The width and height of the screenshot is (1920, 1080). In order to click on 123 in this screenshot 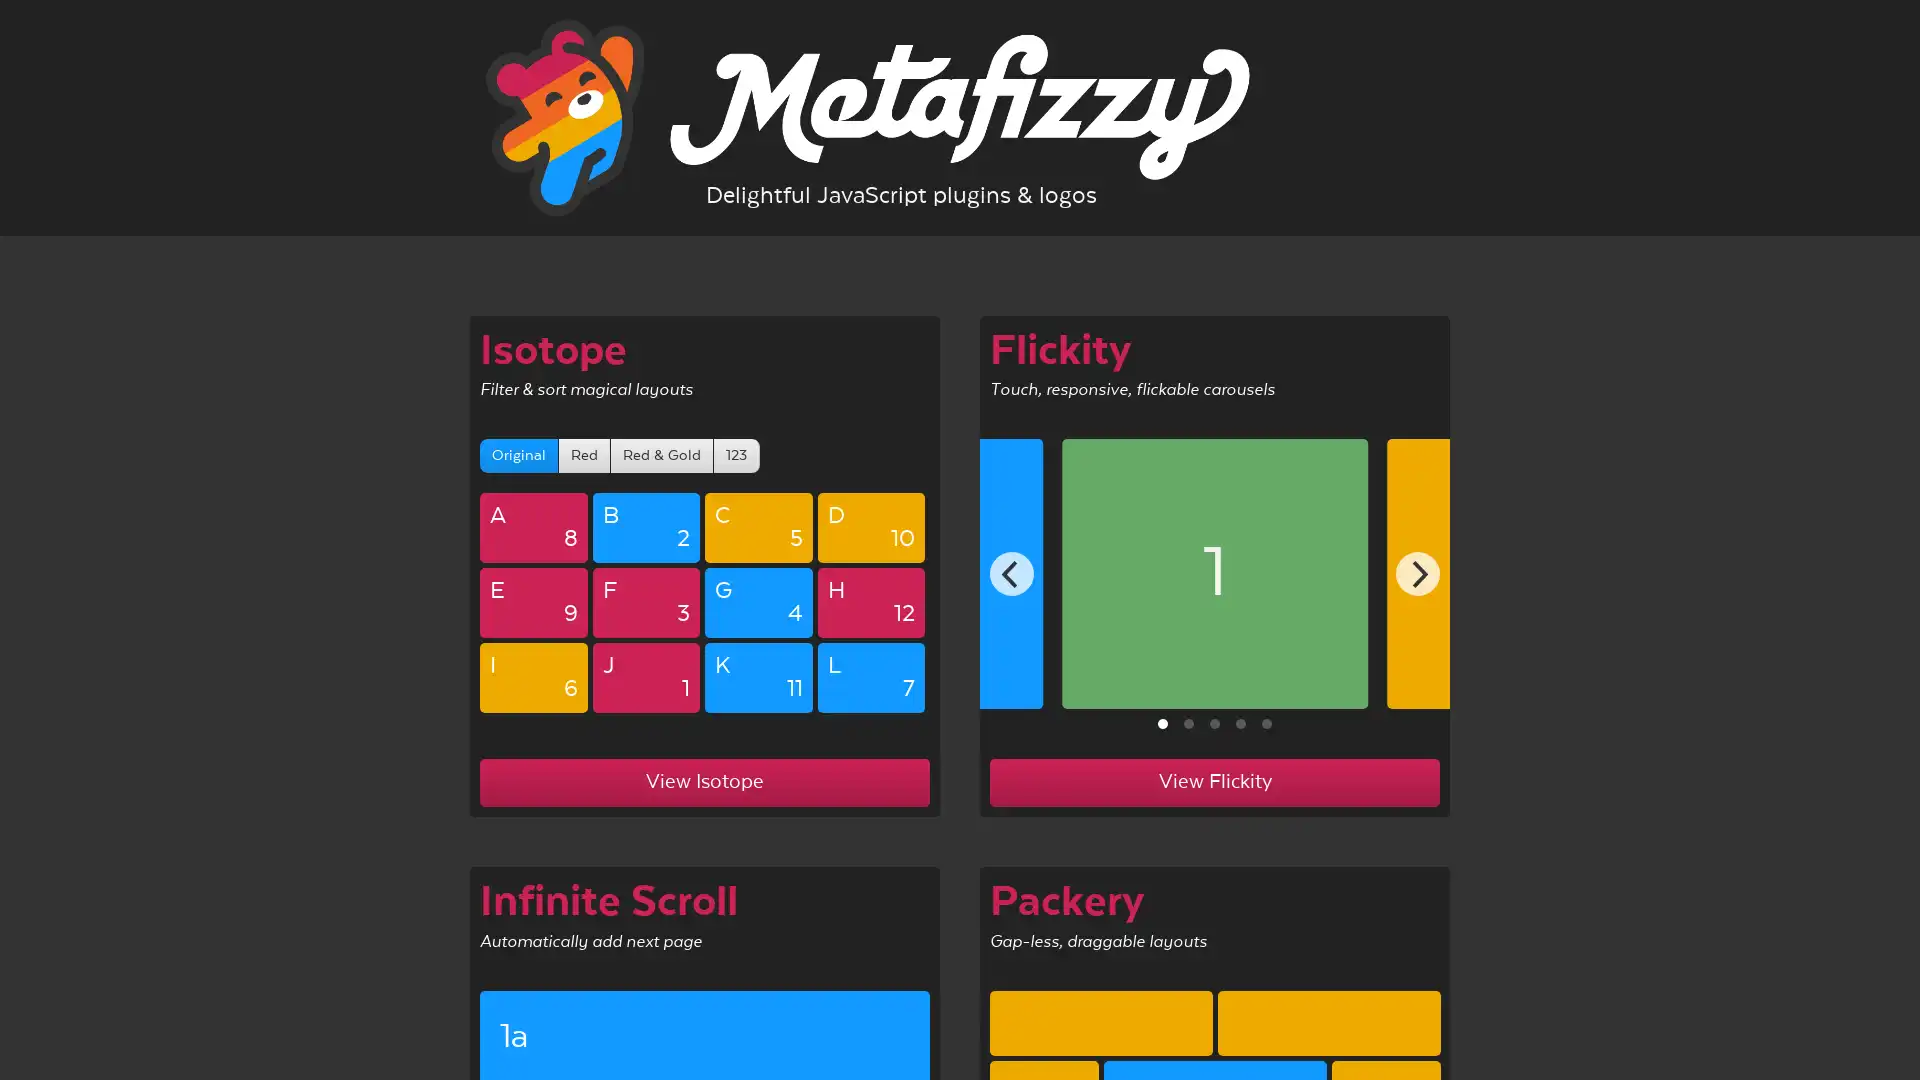, I will do `click(736, 455)`.